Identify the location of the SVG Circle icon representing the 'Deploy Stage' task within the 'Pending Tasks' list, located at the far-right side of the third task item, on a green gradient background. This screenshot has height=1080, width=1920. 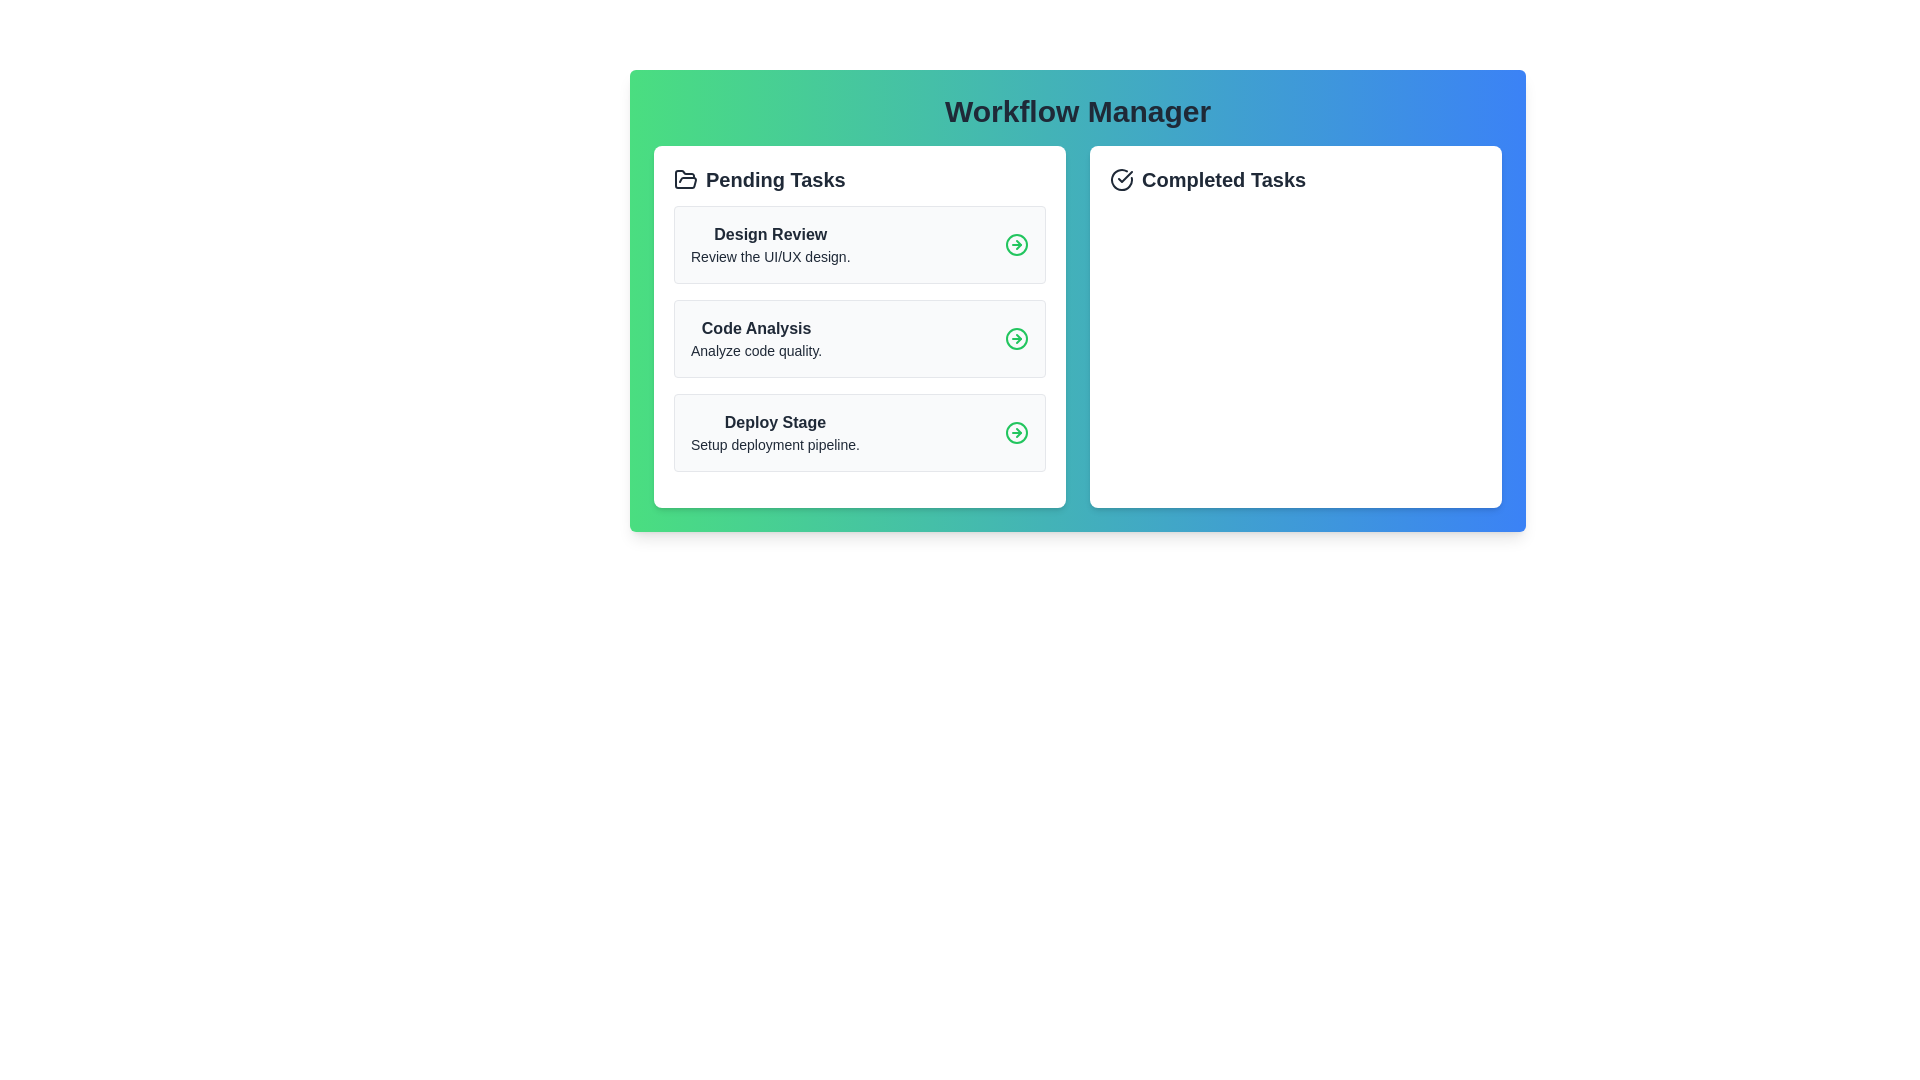
(1017, 431).